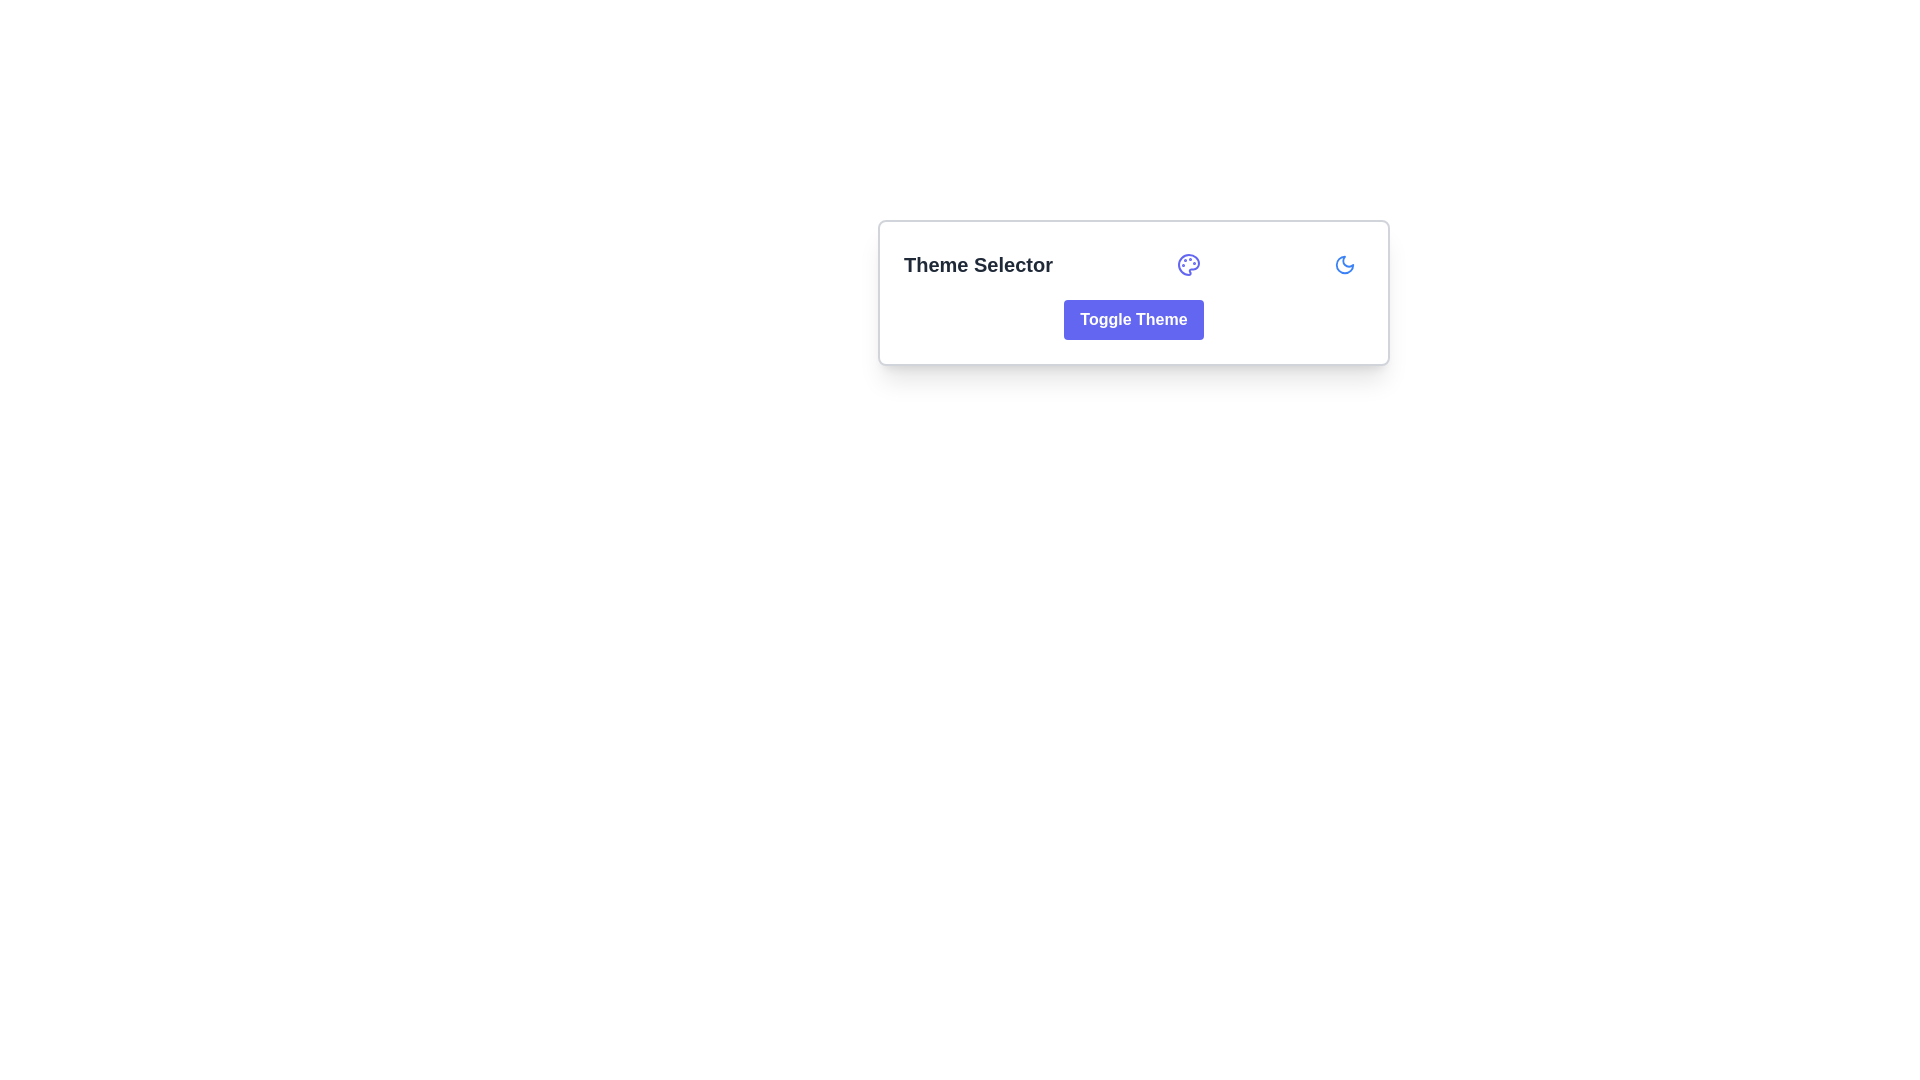  Describe the element at coordinates (1133, 319) in the screenshot. I see `the 'Toggle Theme' button with rounded corners and white text on a blue background, located within the 'Theme Selector' card` at that location.